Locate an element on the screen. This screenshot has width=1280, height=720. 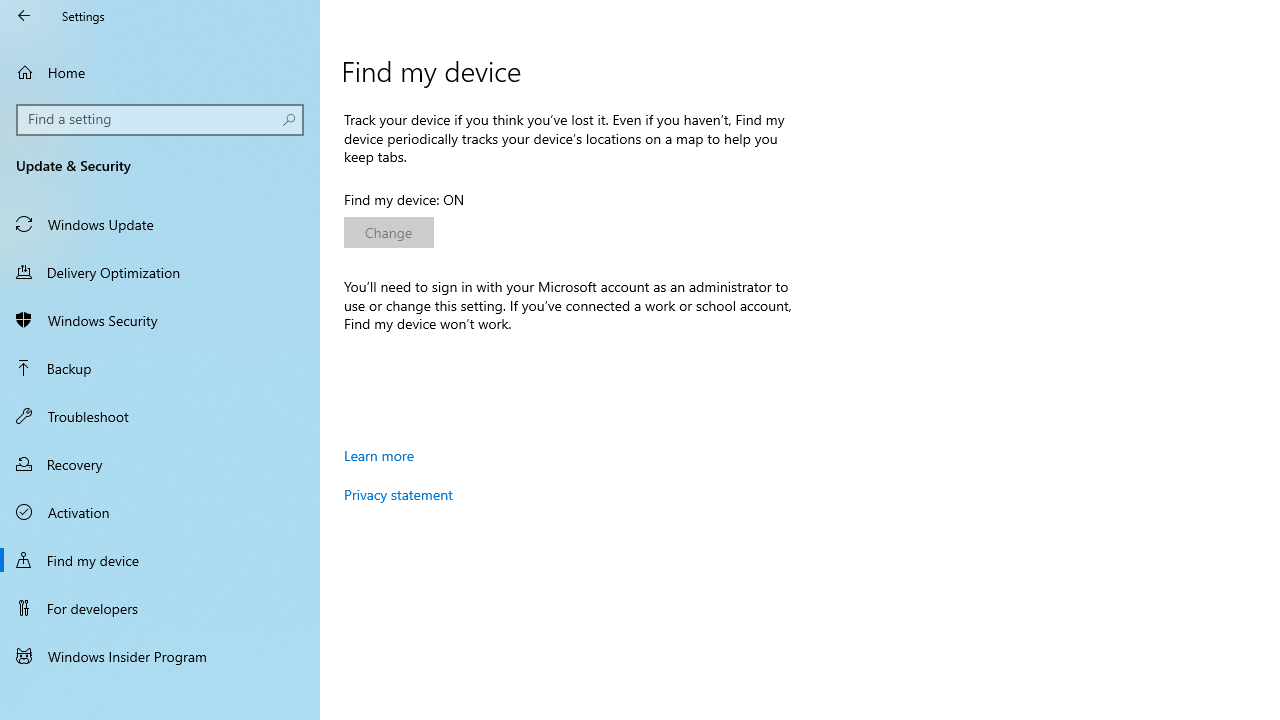
'Activation' is located at coordinates (160, 510).